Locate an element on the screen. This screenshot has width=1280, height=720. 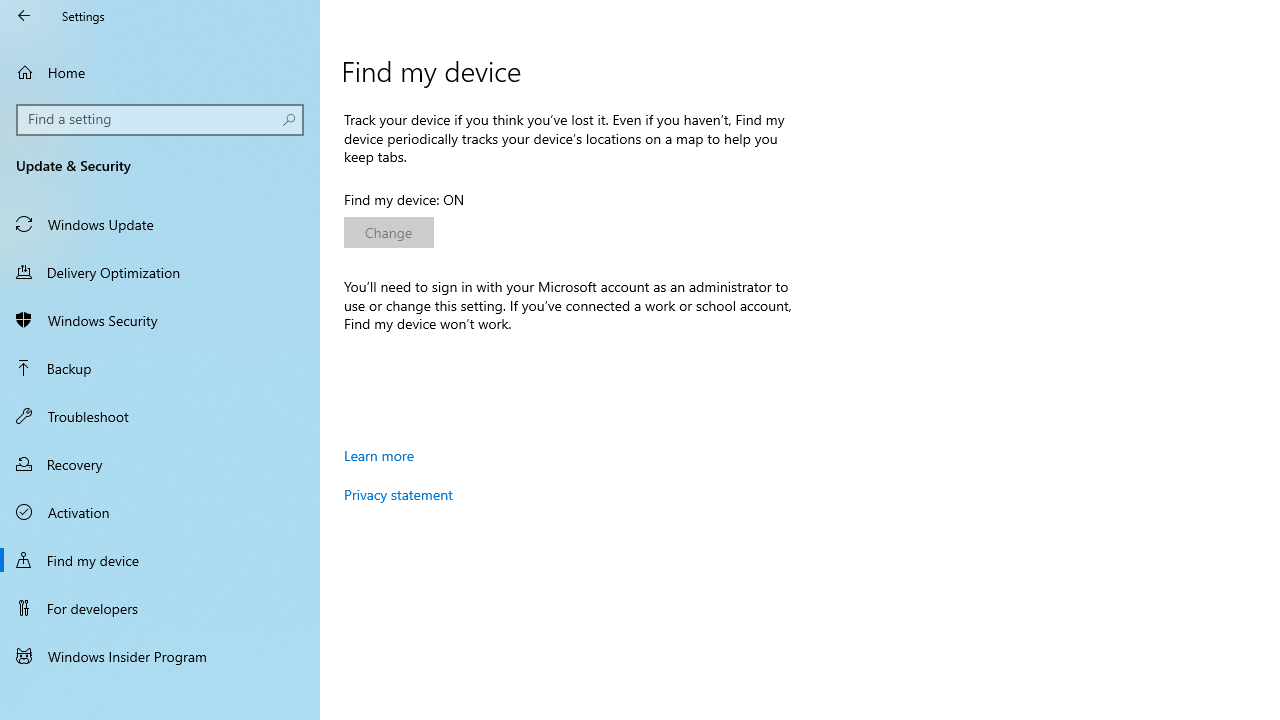
'Activation' is located at coordinates (160, 510).